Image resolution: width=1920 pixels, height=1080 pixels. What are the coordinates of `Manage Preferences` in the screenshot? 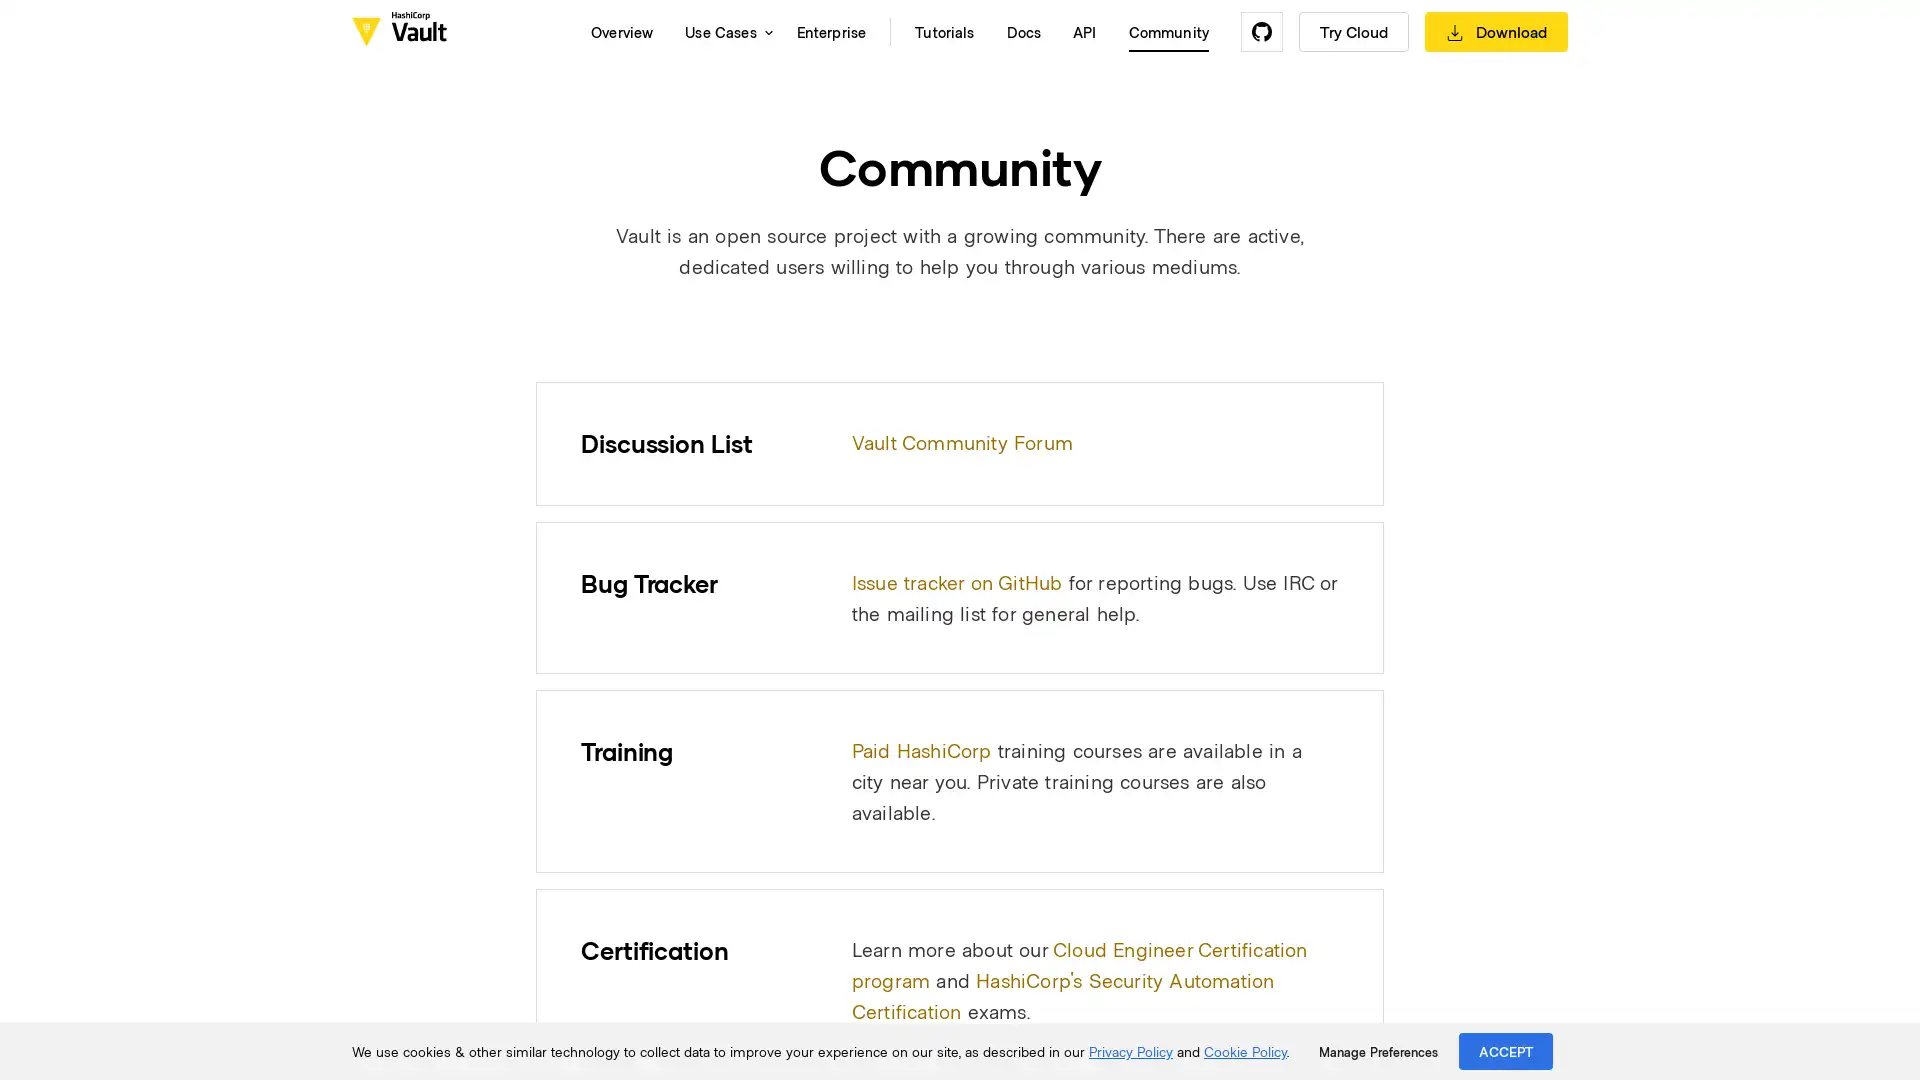 It's located at (1377, 1051).